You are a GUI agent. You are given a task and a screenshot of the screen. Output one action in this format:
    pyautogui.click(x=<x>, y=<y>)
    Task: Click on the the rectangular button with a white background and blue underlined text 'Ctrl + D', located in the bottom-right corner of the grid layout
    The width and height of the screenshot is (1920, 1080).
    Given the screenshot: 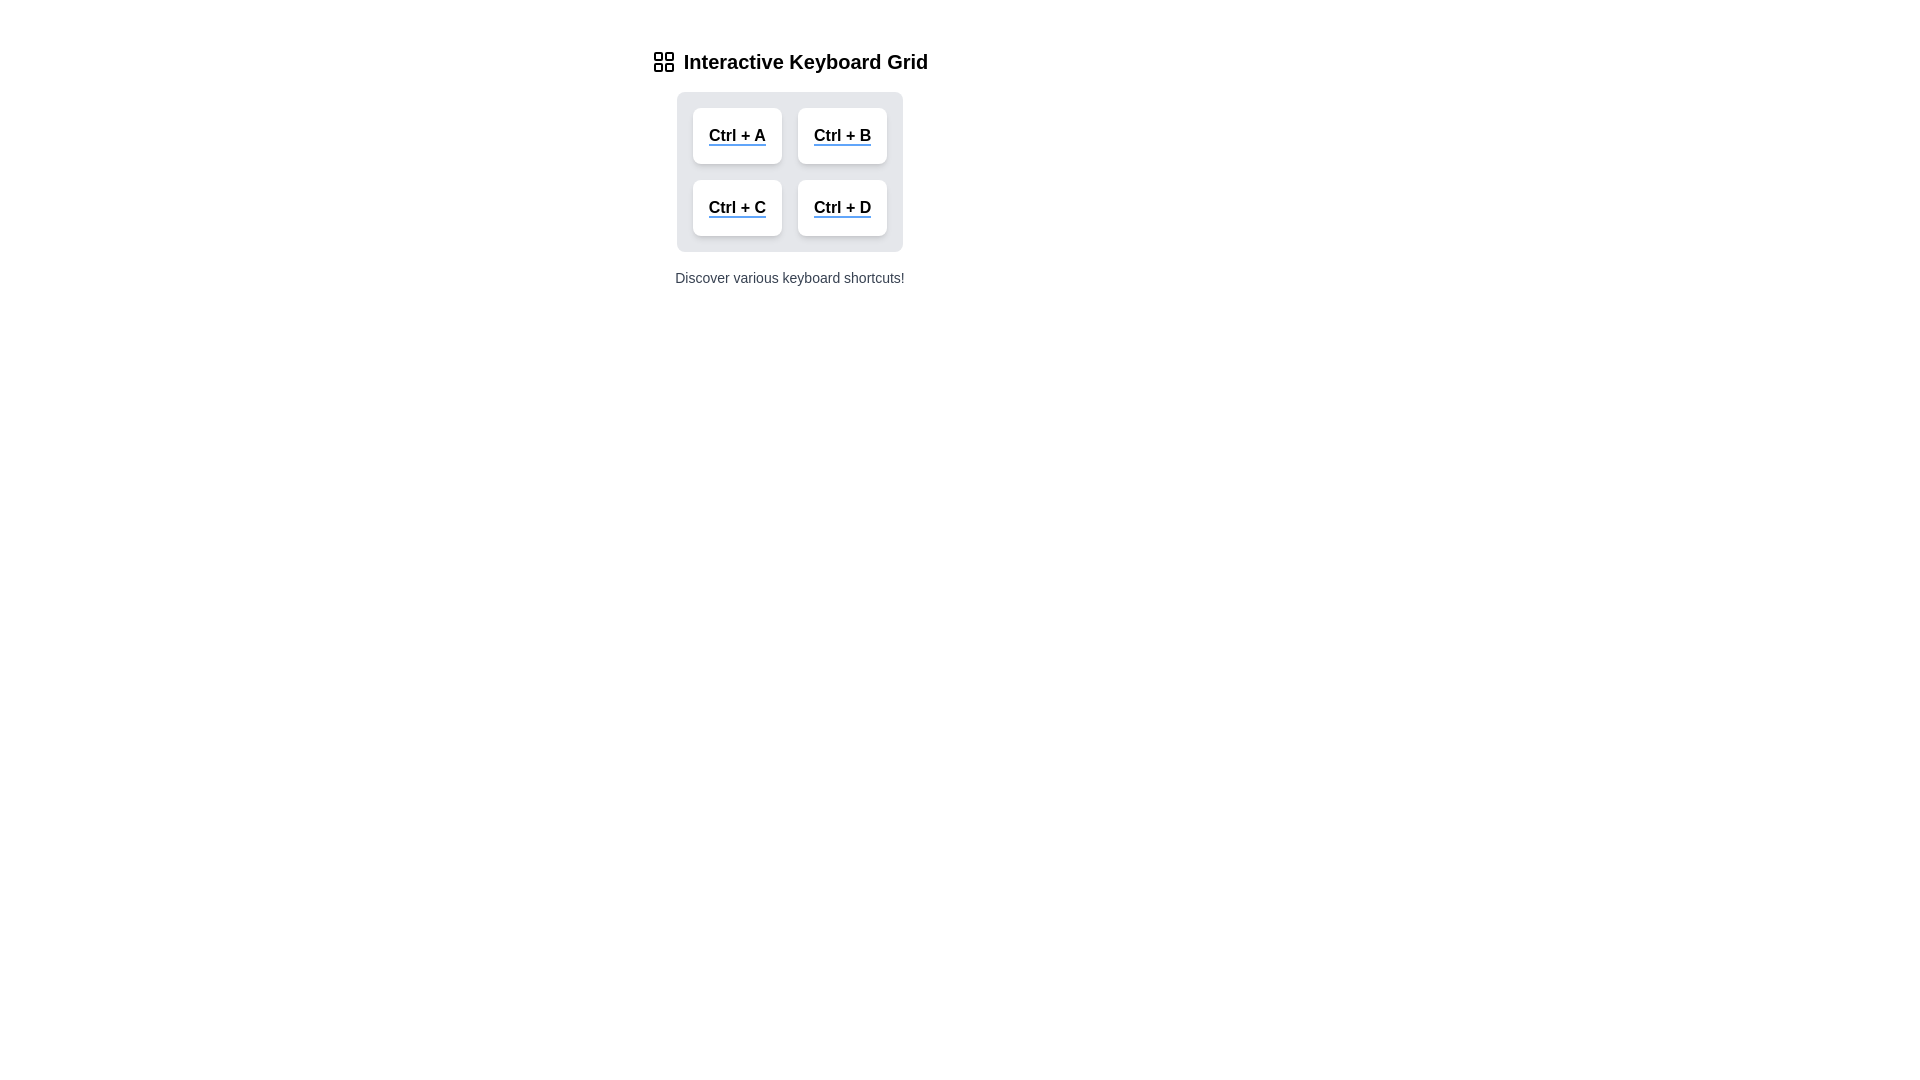 What is the action you would take?
    pyautogui.click(x=842, y=208)
    